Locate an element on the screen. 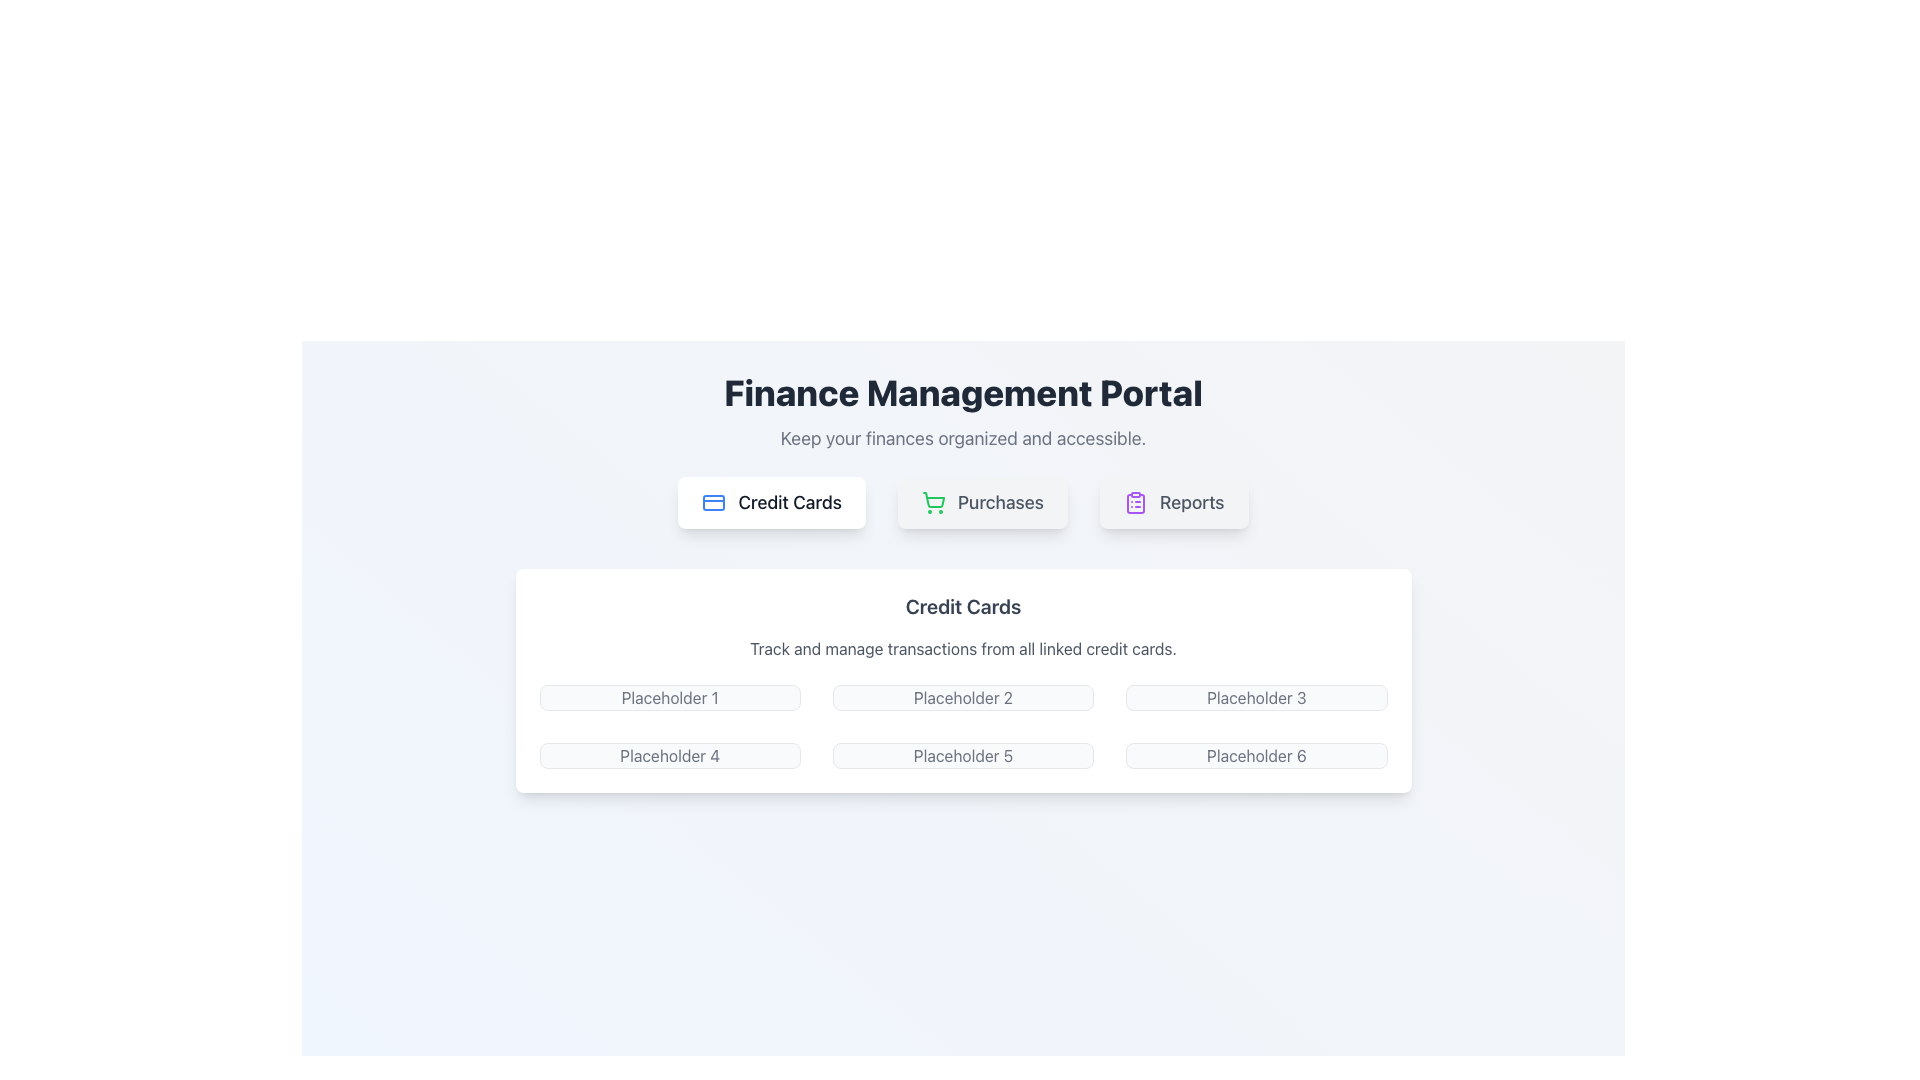 Image resolution: width=1920 pixels, height=1080 pixels. the text element that reads 'Track and manage transactions from all linked credit cards.' which is located below the heading 'Credit Cards' is located at coordinates (963, 648).